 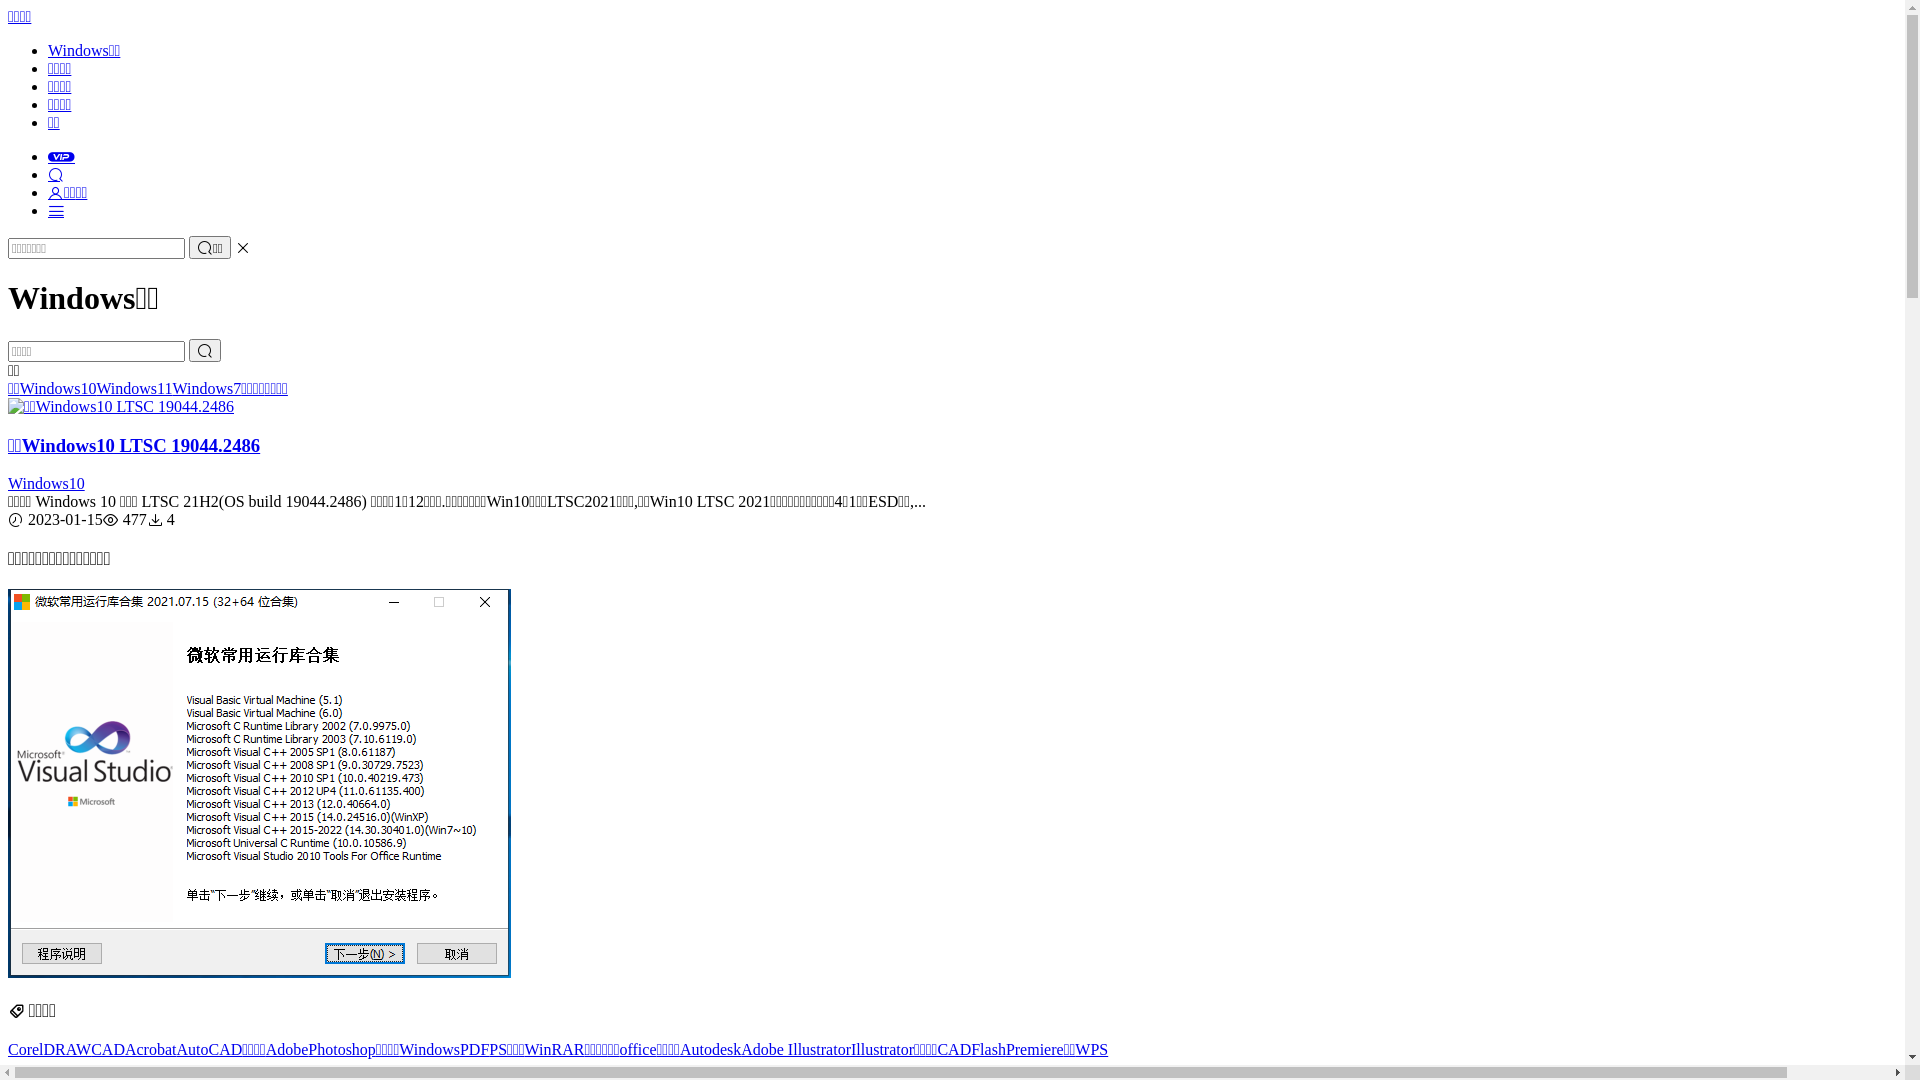 I want to click on 'Adobe Illustrator', so click(x=795, y=1048).